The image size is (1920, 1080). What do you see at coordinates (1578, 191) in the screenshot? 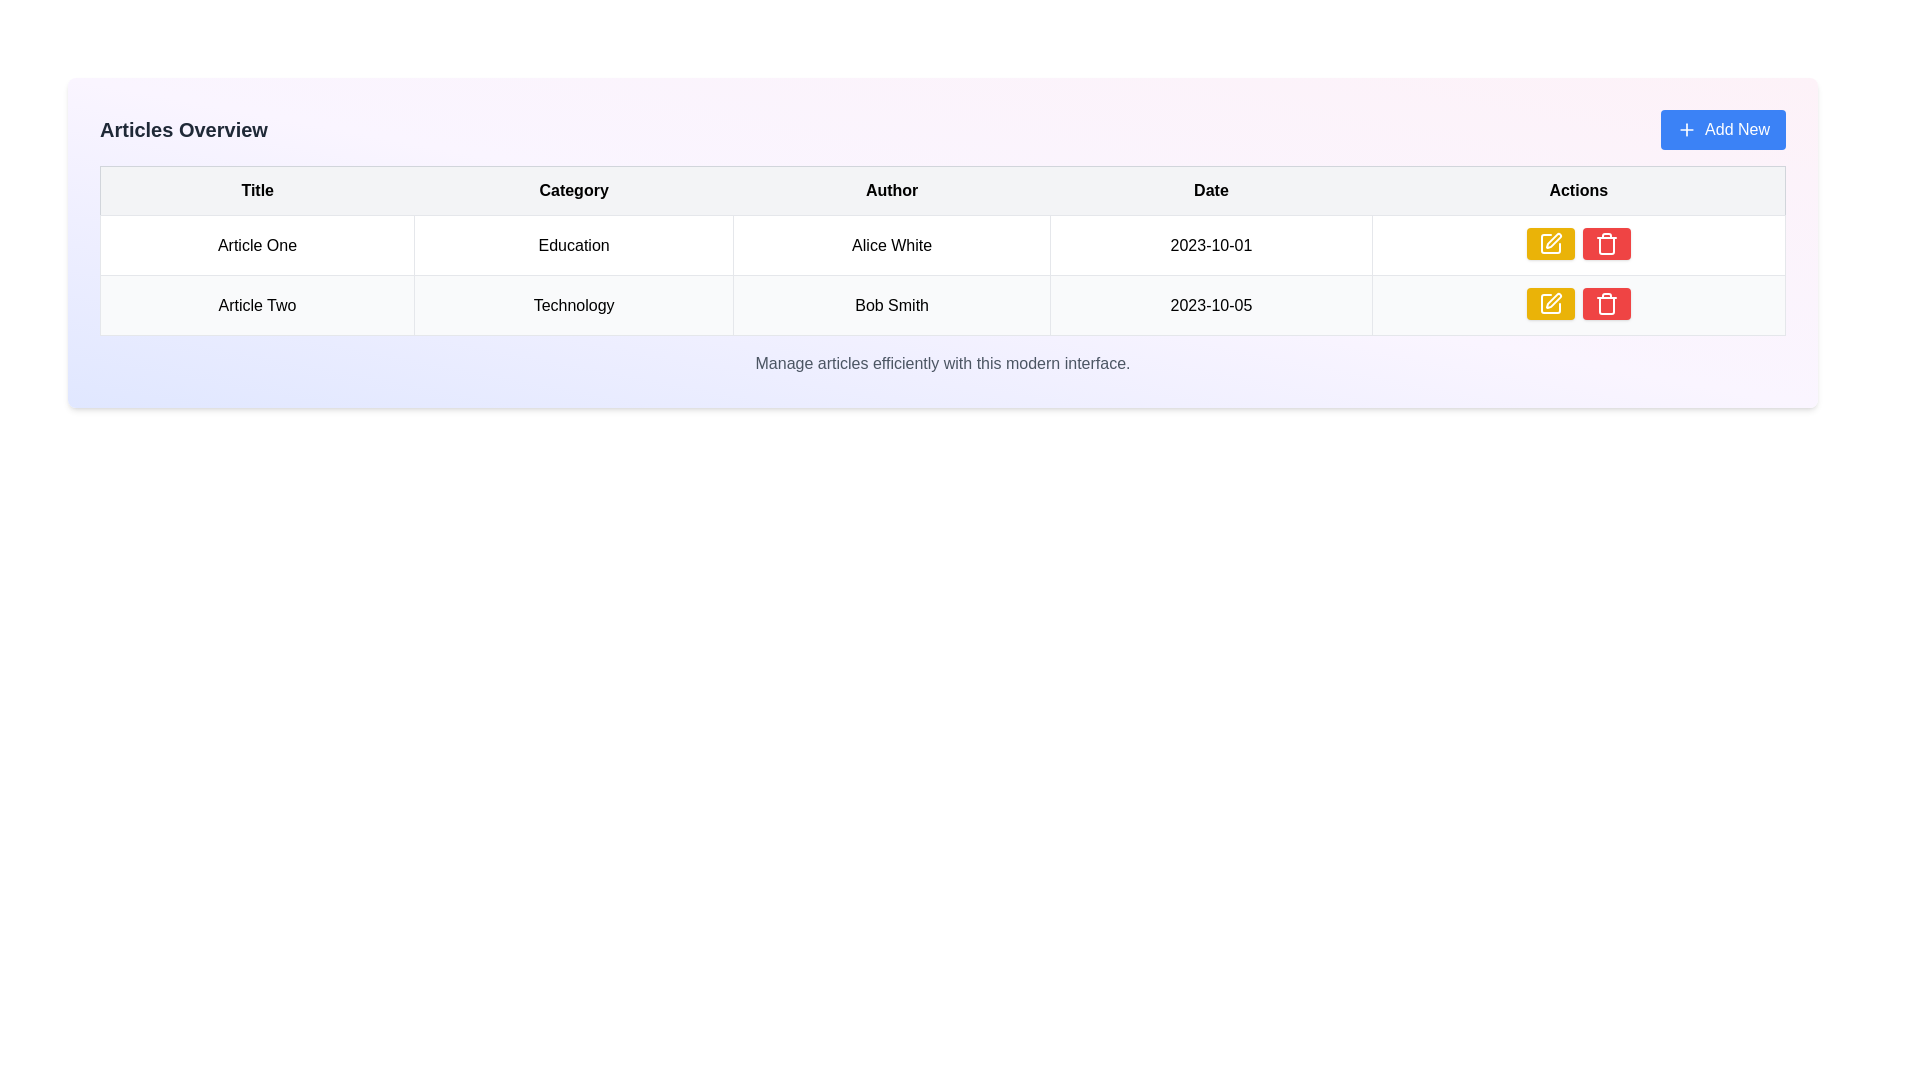
I see `the 'Actions' header cell in the table, which is styled with centered alignment, bold black text on a light background, and positioned at the last column of the top row` at bounding box center [1578, 191].